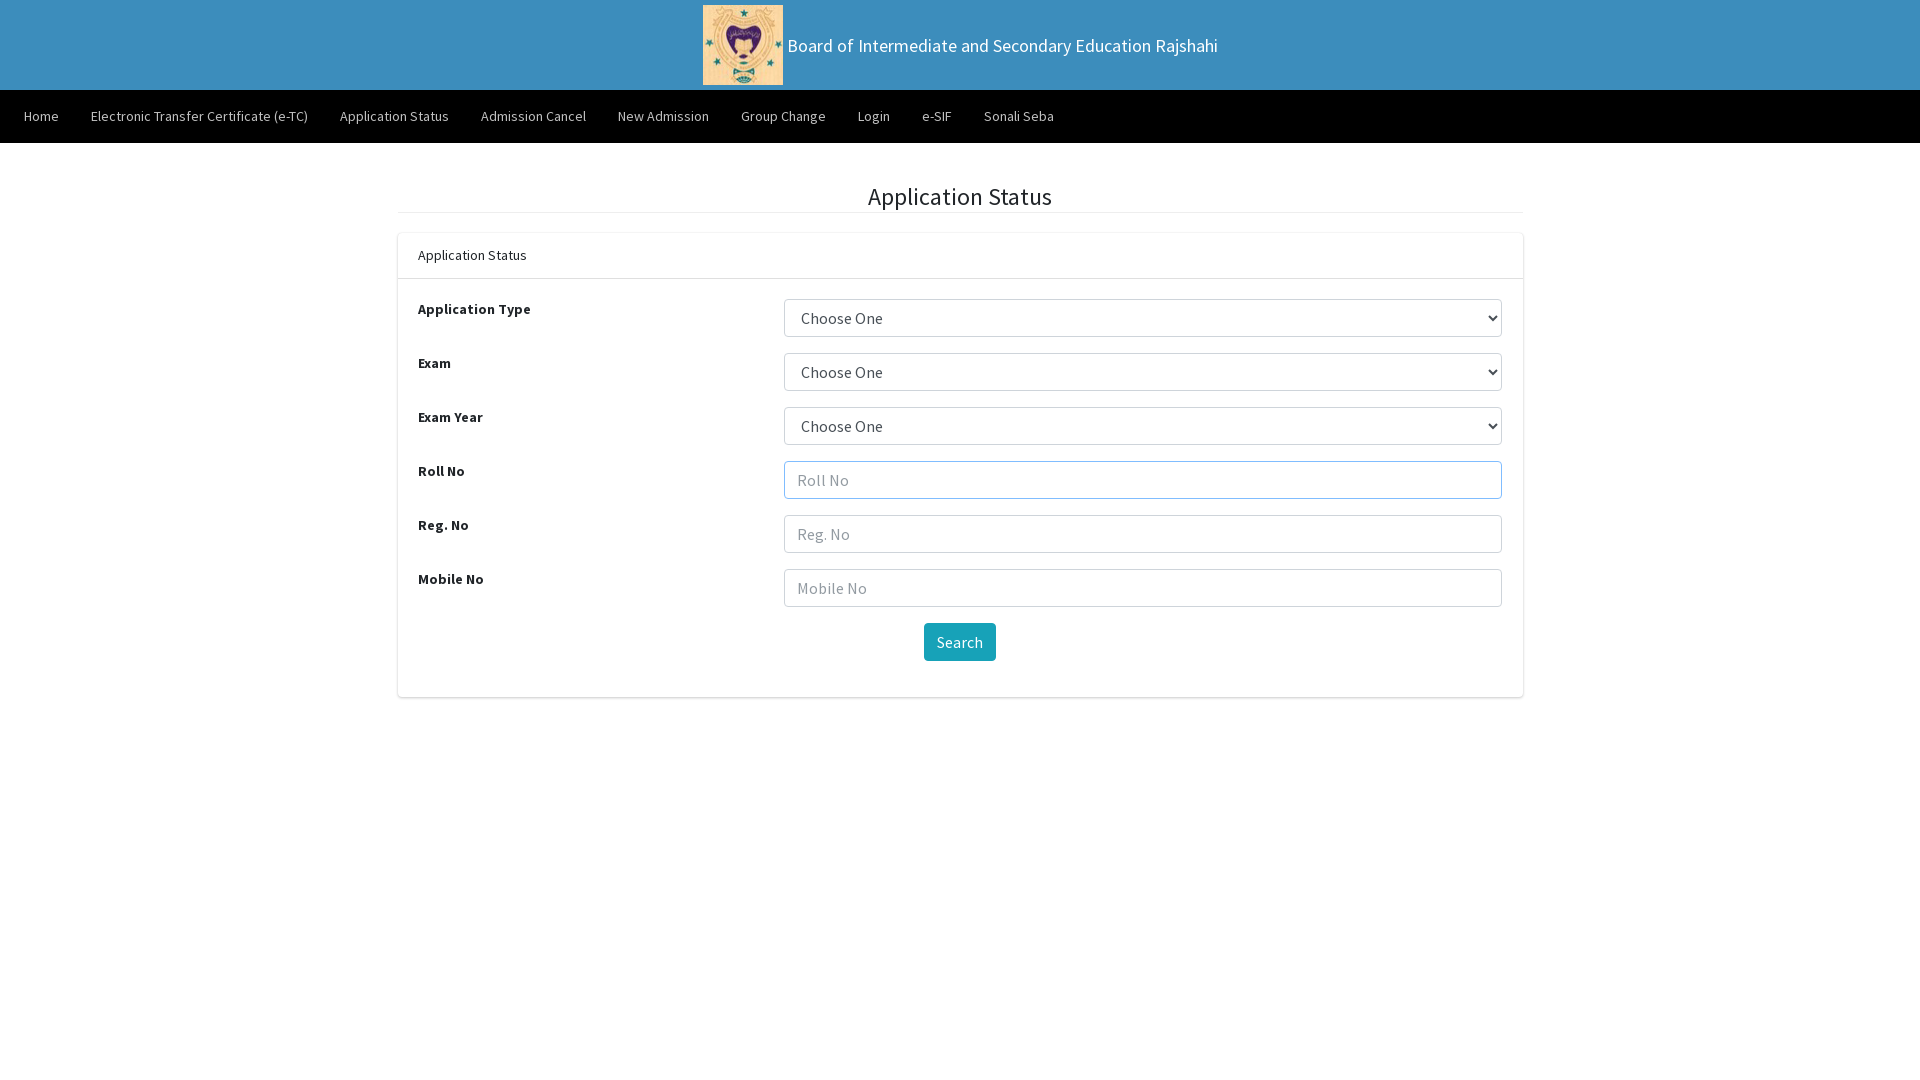 The height and width of the screenshot is (1080, 1920). What do you see at coordinates (841, 116) in the screenshot?
I see `'Login'` at bounding box center [841, 116].